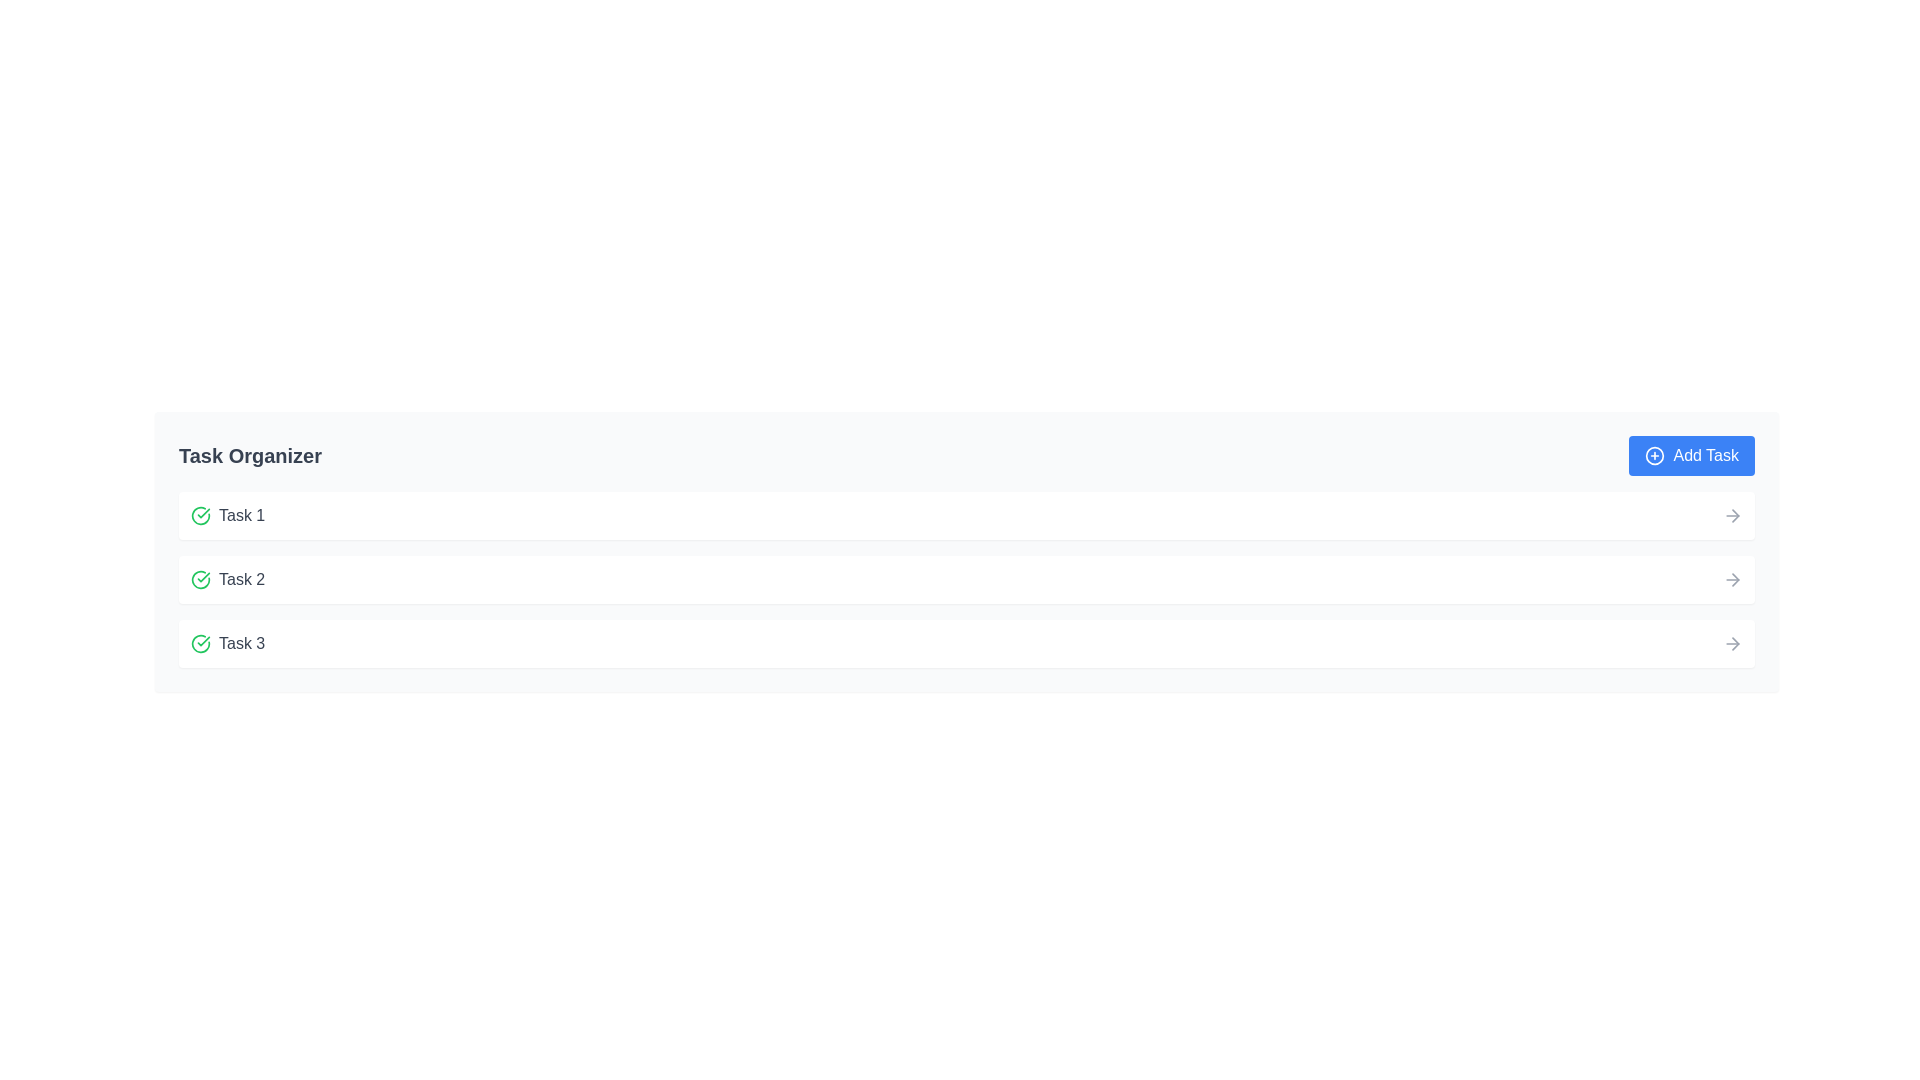 This screenshot has height=1080, width=1920. Describe the element at coordinates (228, 515) in the screenshot. I see `the 'Task 1' text in the task list to interact with the task` at that location.